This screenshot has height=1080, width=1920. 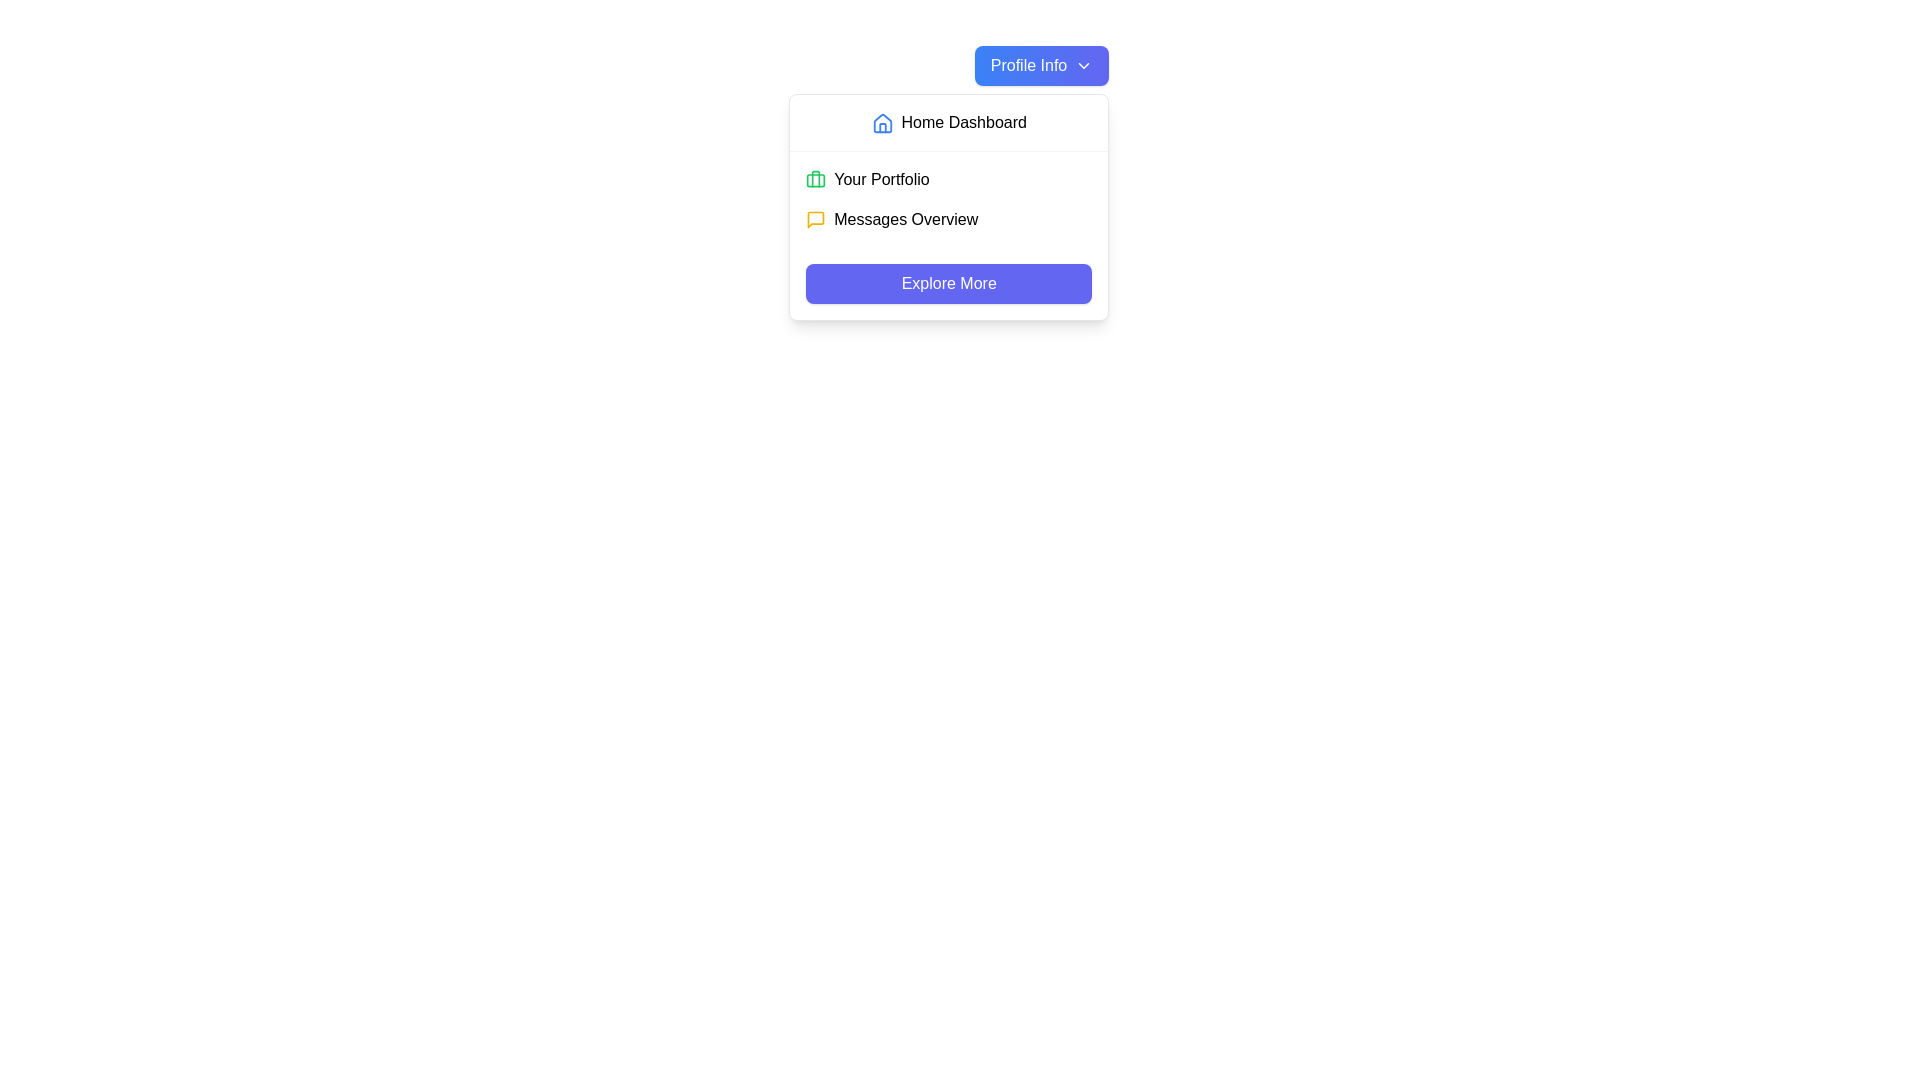 I want to click on the 'Messages Overview' text in the dropdown menu, which is the second item in the list beneath 'Your Portfolio' and above the 'Explore More' button, so click(x=948, y=219).